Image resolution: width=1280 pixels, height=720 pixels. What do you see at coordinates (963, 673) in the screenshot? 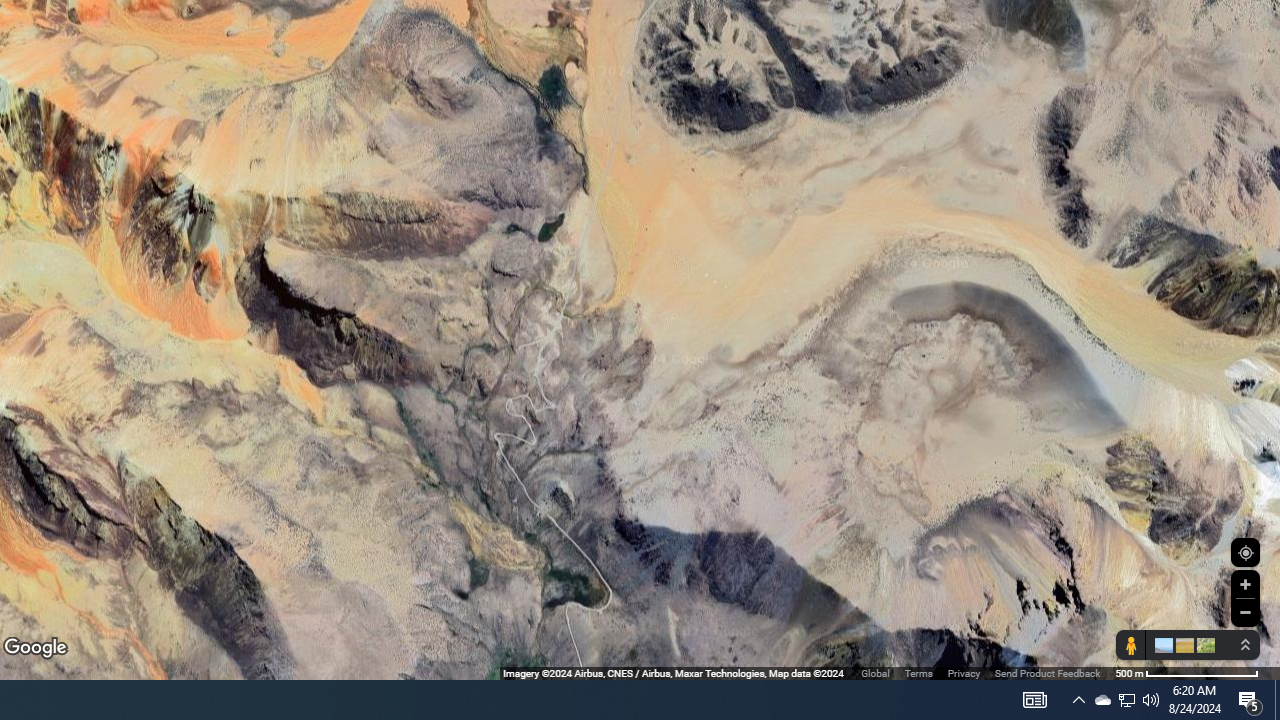
I see `'Privacy'` at bounding box center [963, 673].